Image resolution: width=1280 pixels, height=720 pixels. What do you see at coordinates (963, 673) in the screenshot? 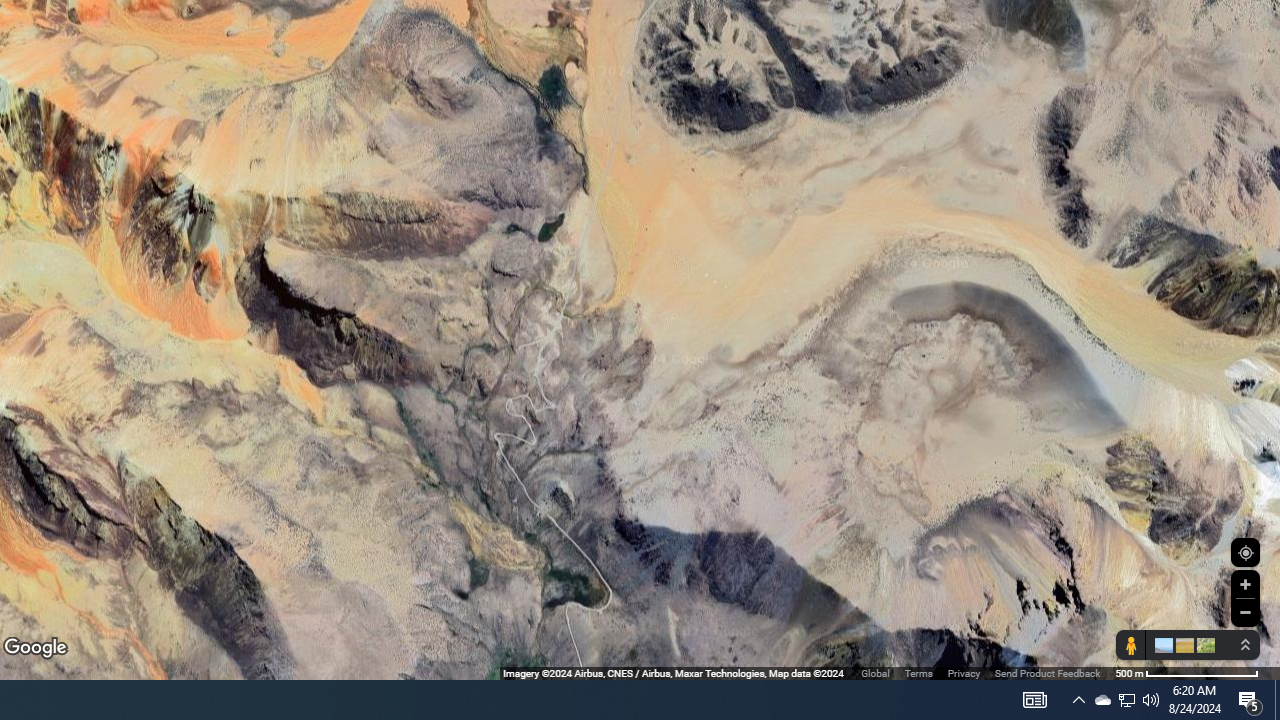
I see `'Privacy'` at bounding box center [963, 673].